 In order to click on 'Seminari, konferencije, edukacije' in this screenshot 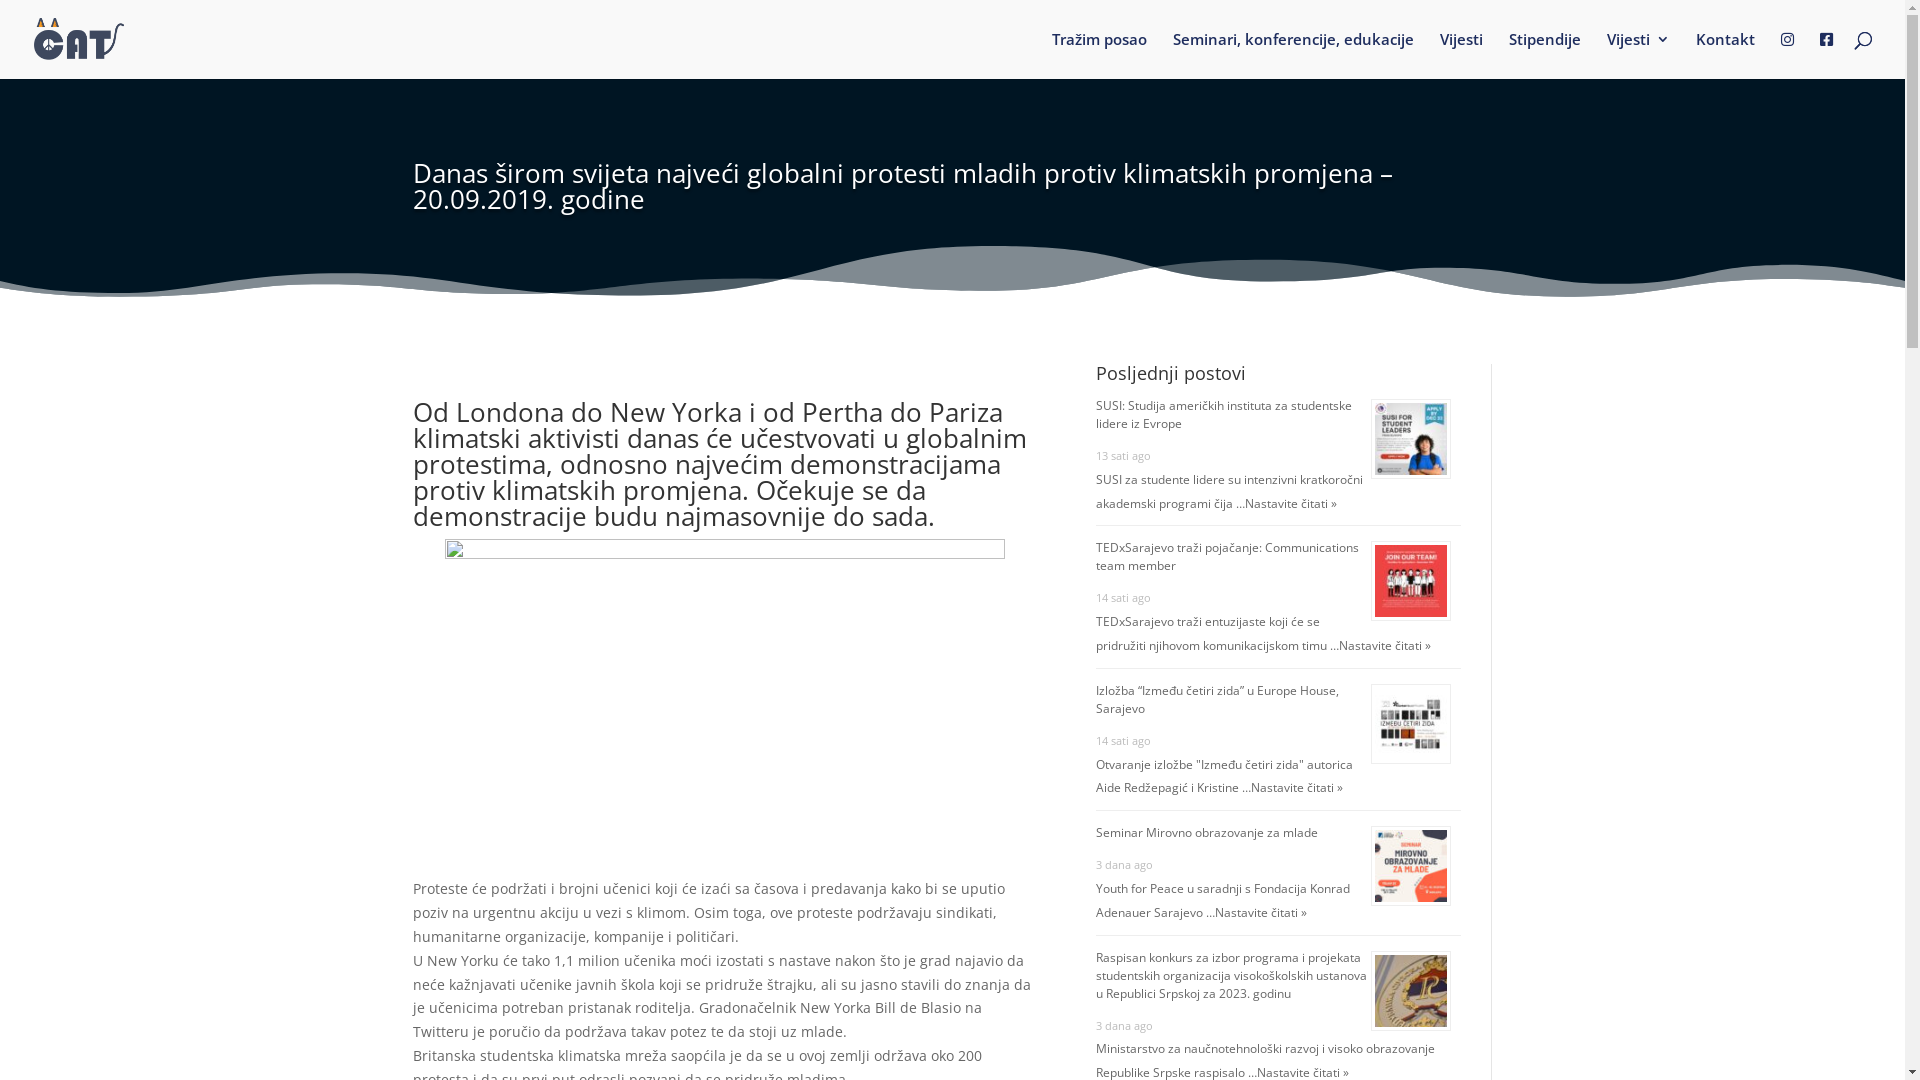, I will do `click(1293, 53)`.